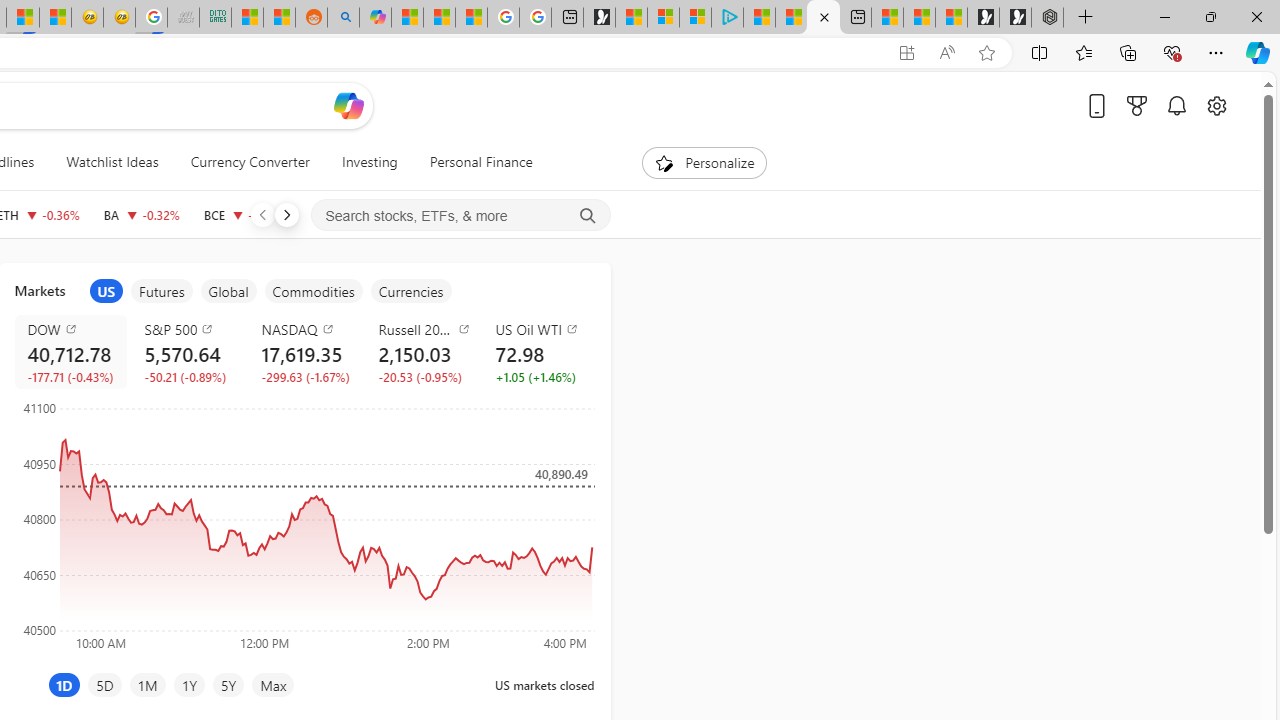 This screenshot has width=1280, height=720. Describe the element at coordinates (1176, 105) in the screenshot. I see `'Notifications'` at that location.